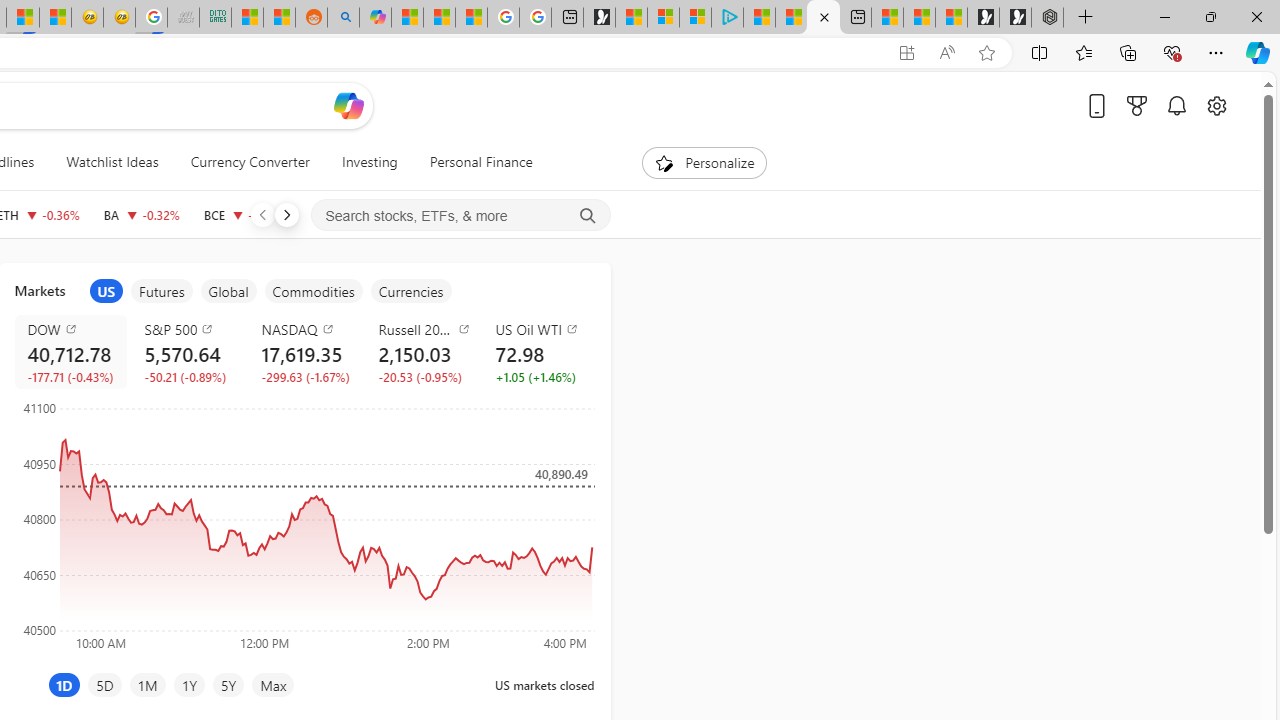 This screenshot has width=1280, height=720. Describe the element at coordinates (1176, 105) in the screenshot. I see `'Notifications'` at that location.